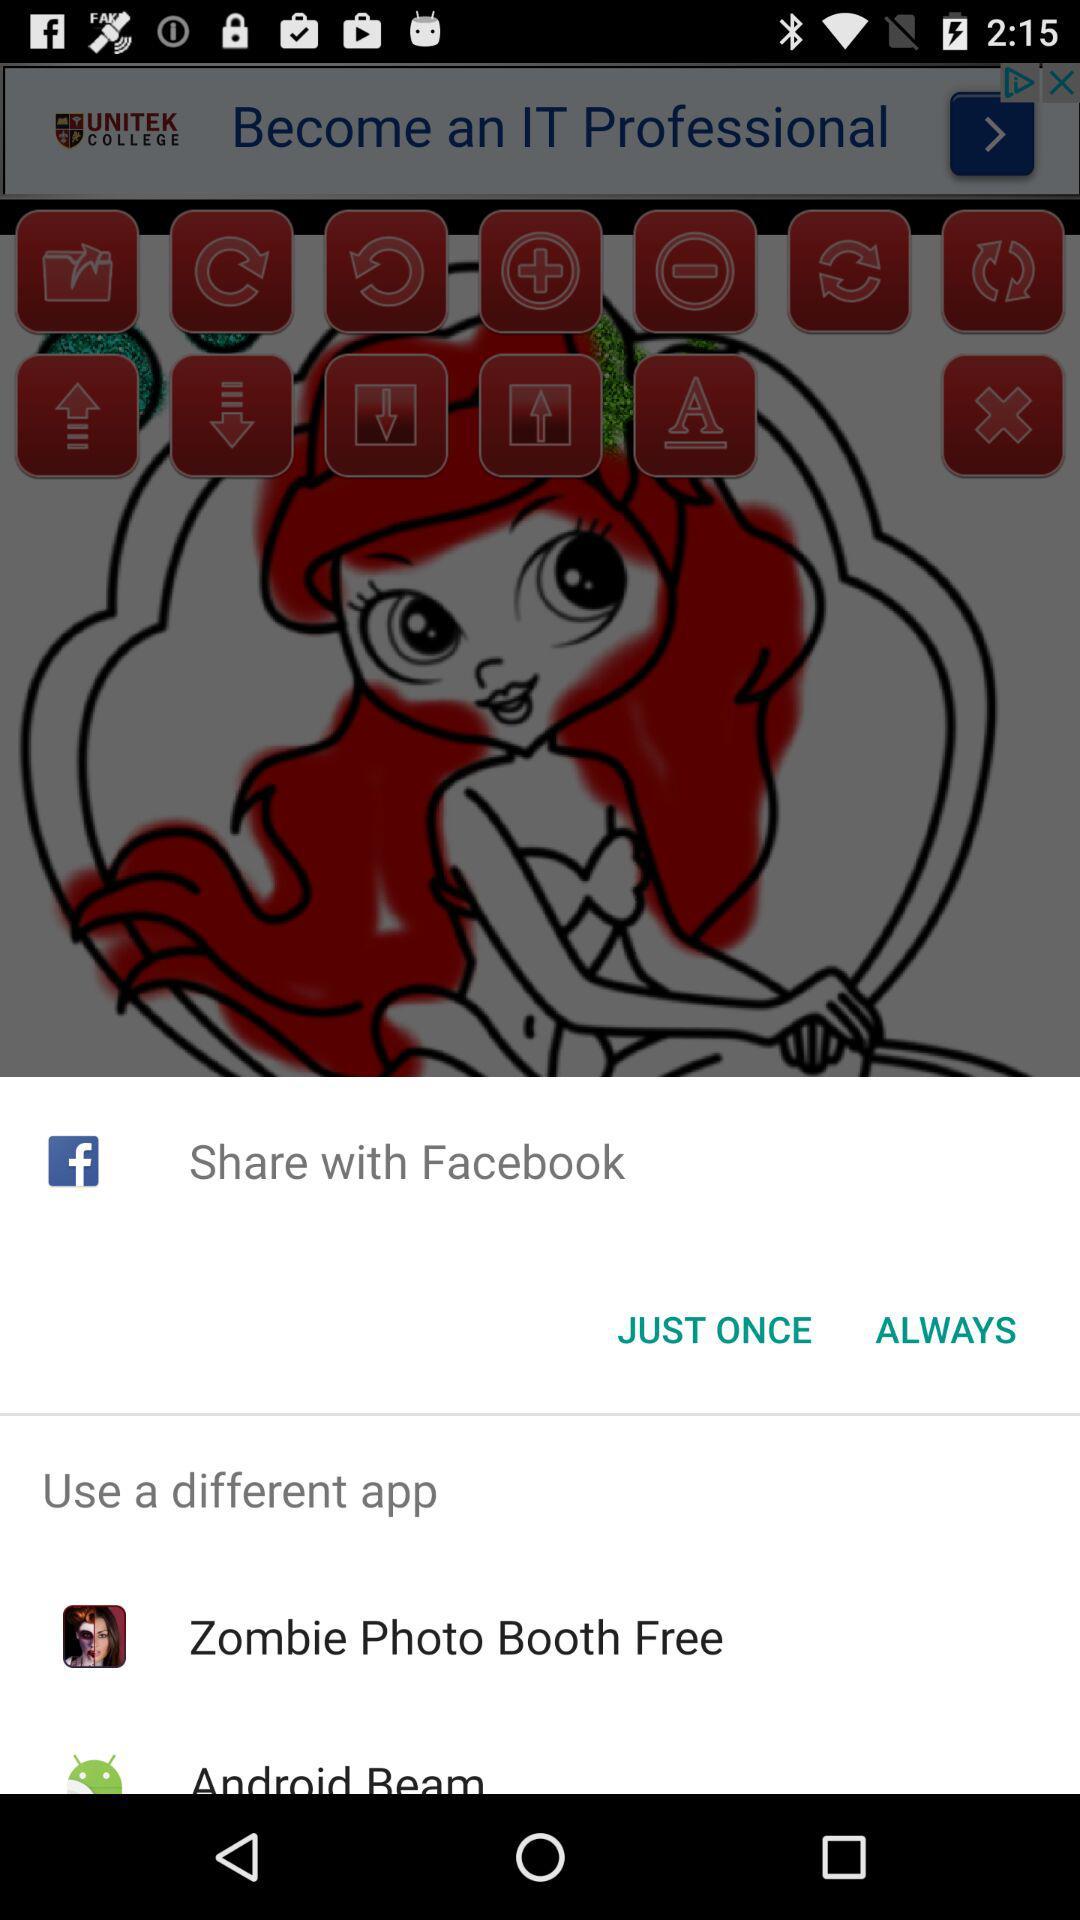 The width and height of the screenshot is (1080, 1920). Describe the element at coordinates (456, 1636) in the screenshot. I see `the zombie photo booth icon` at that location.